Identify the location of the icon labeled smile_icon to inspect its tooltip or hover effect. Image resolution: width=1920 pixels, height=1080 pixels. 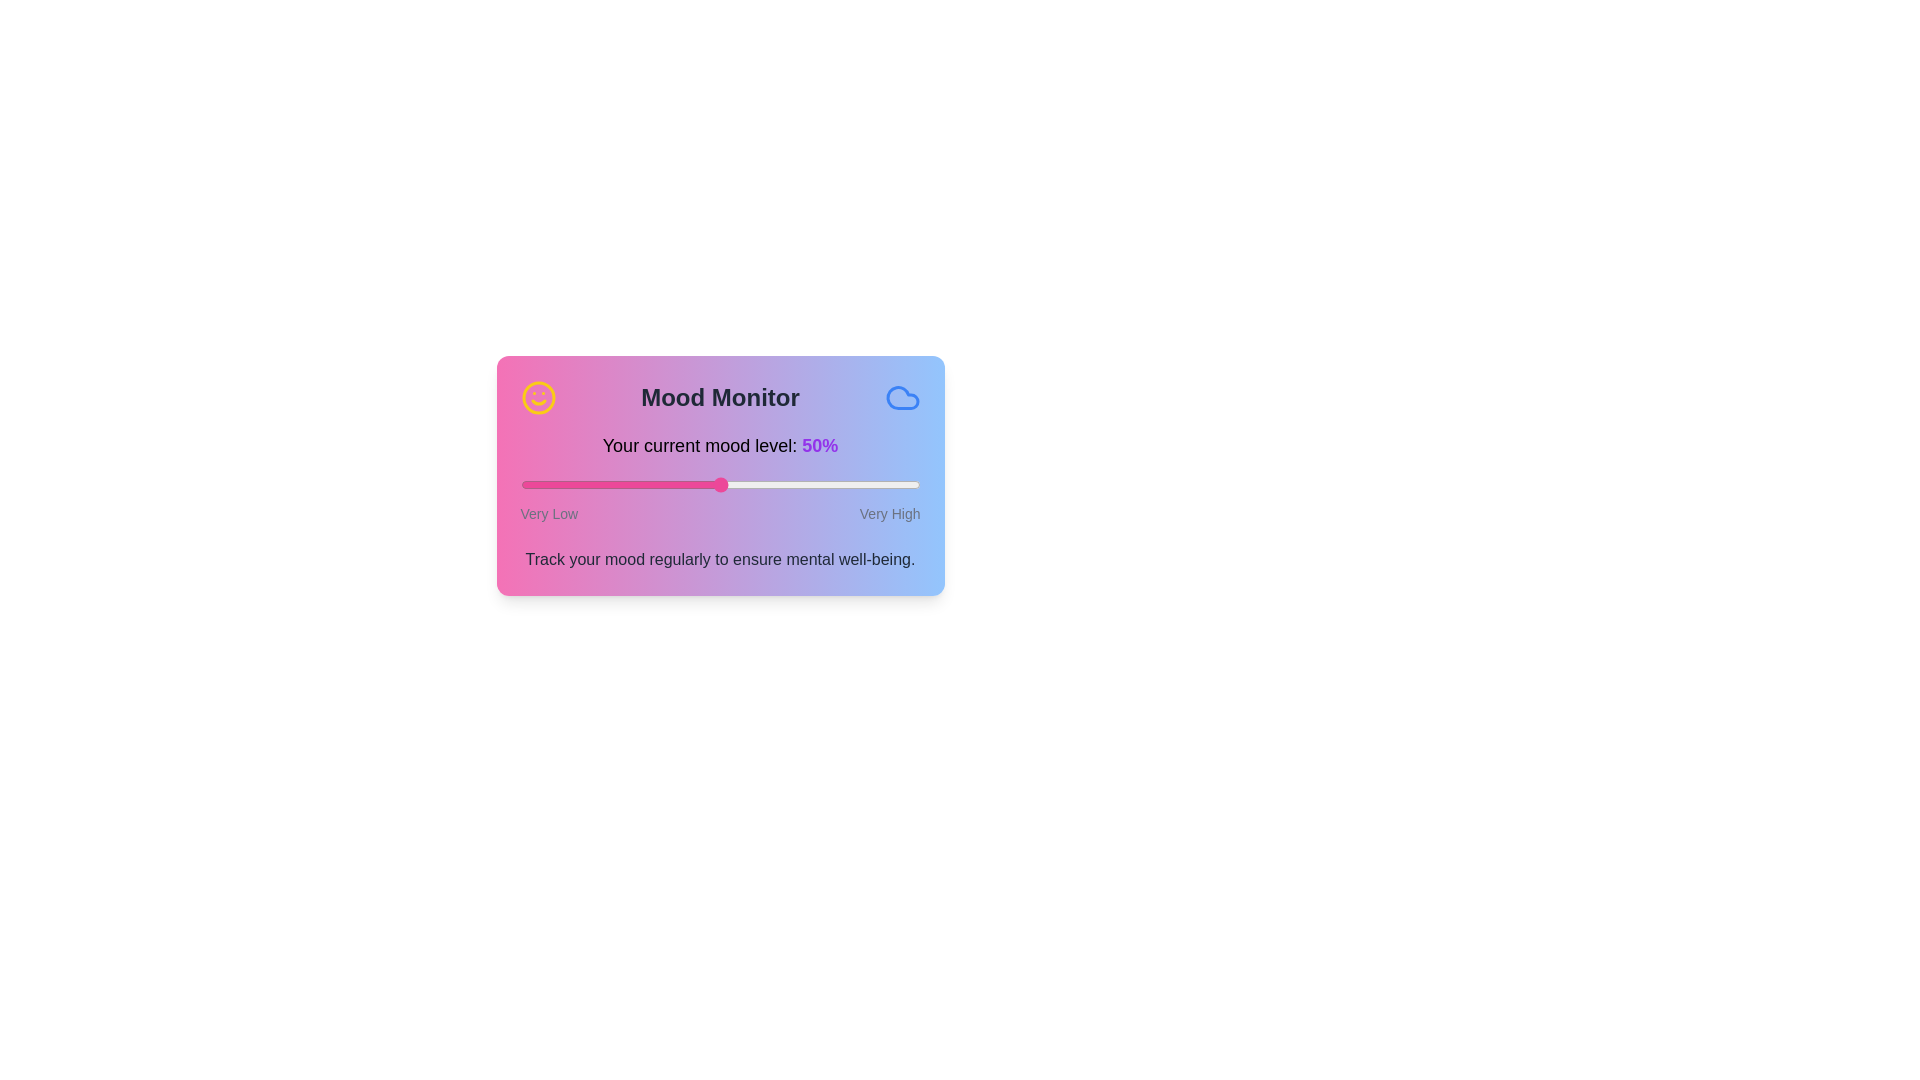
(538, 397).